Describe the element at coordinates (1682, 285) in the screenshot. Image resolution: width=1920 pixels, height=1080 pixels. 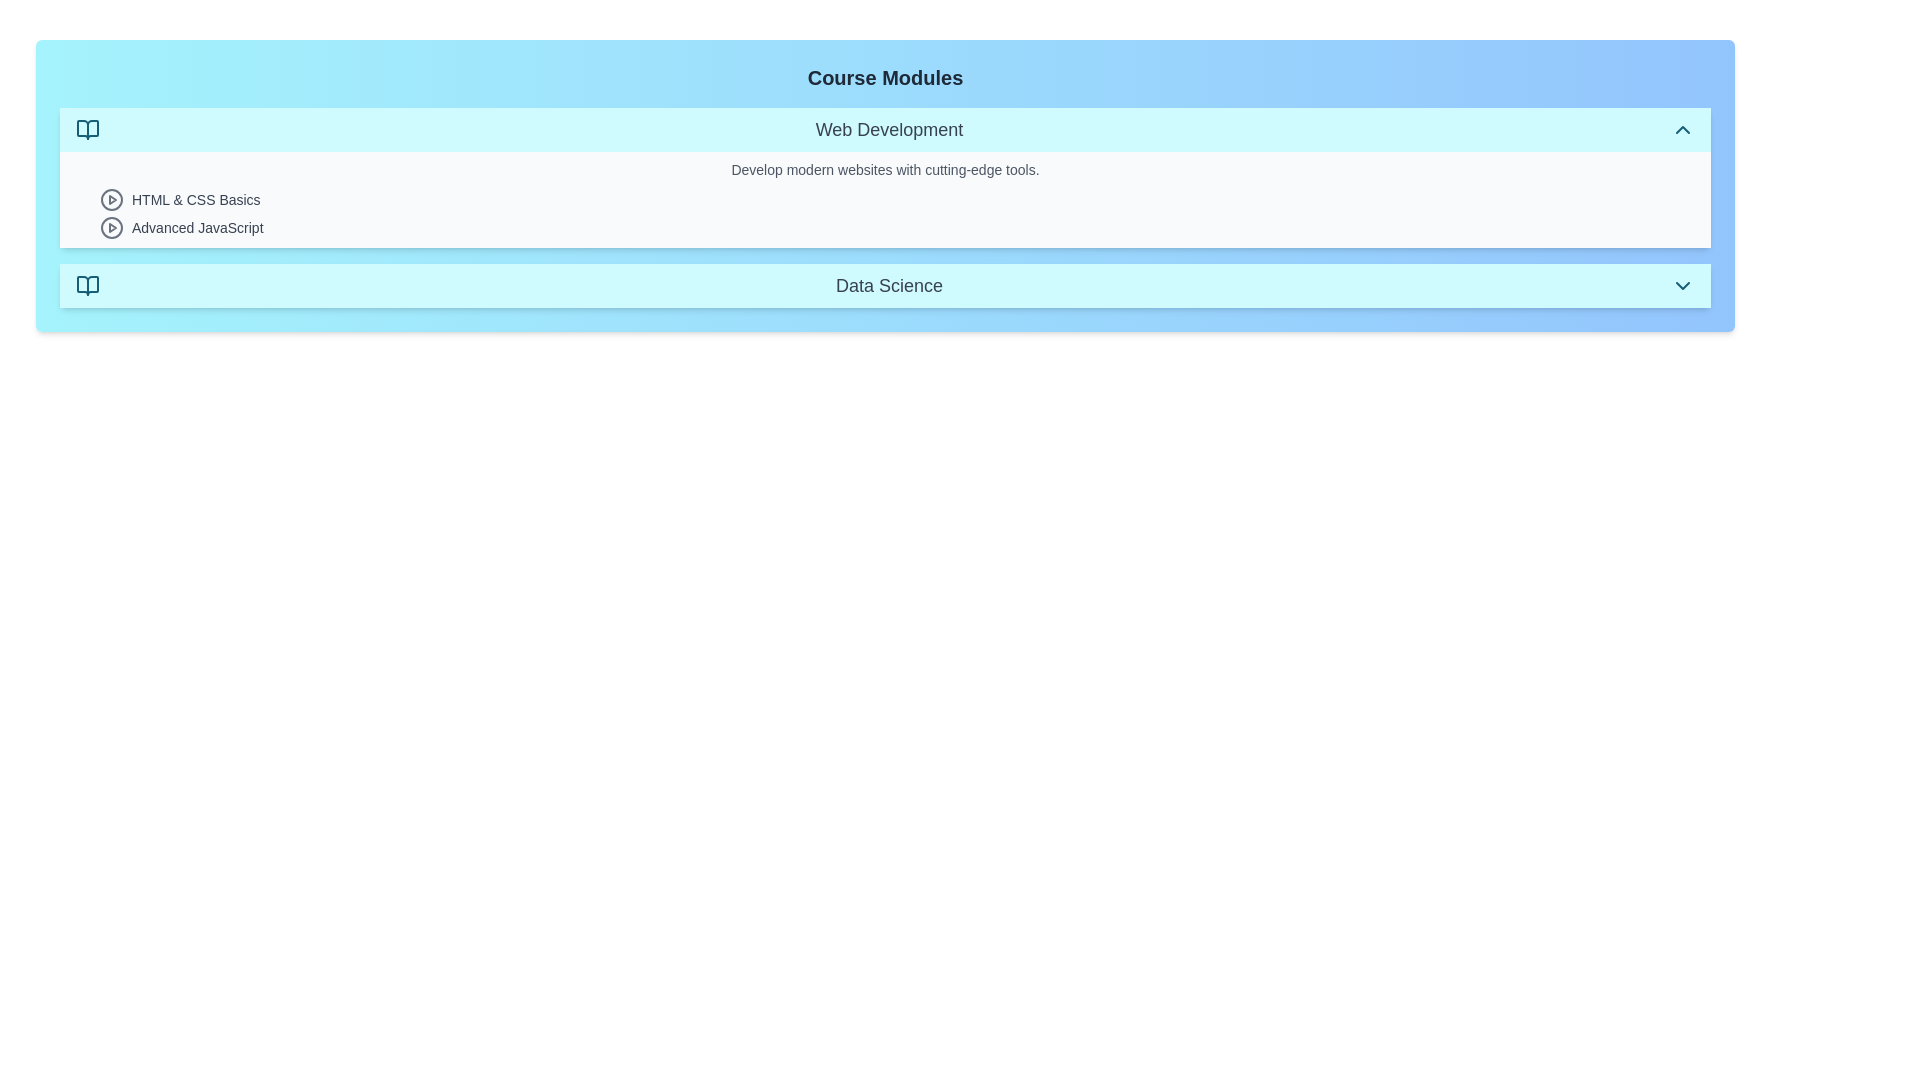
I see `the downward-facing chevron icon styled with cyan color and outlined with a rounded stroke at the far-right end of the 'Data Science' horizontal bar` at that location.